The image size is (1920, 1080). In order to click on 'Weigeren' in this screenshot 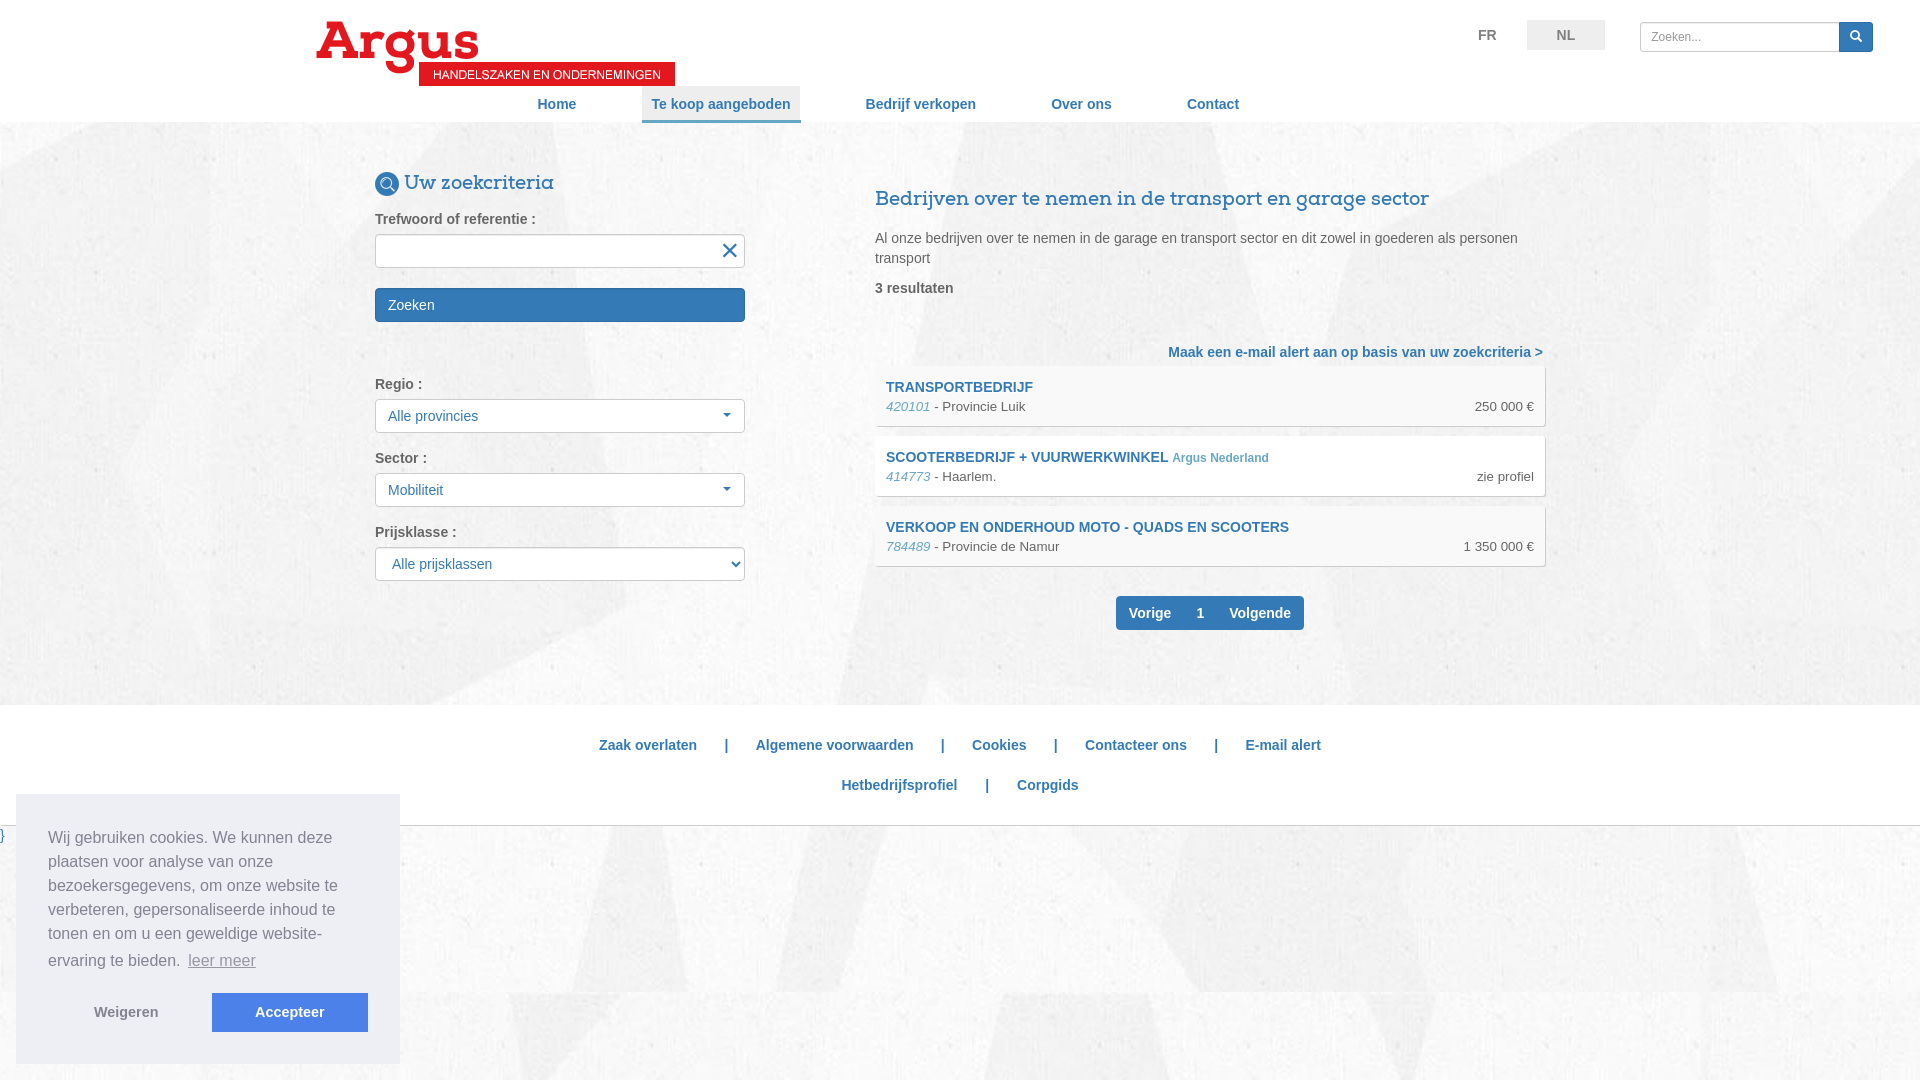, I will do `click(124, 1011)`.